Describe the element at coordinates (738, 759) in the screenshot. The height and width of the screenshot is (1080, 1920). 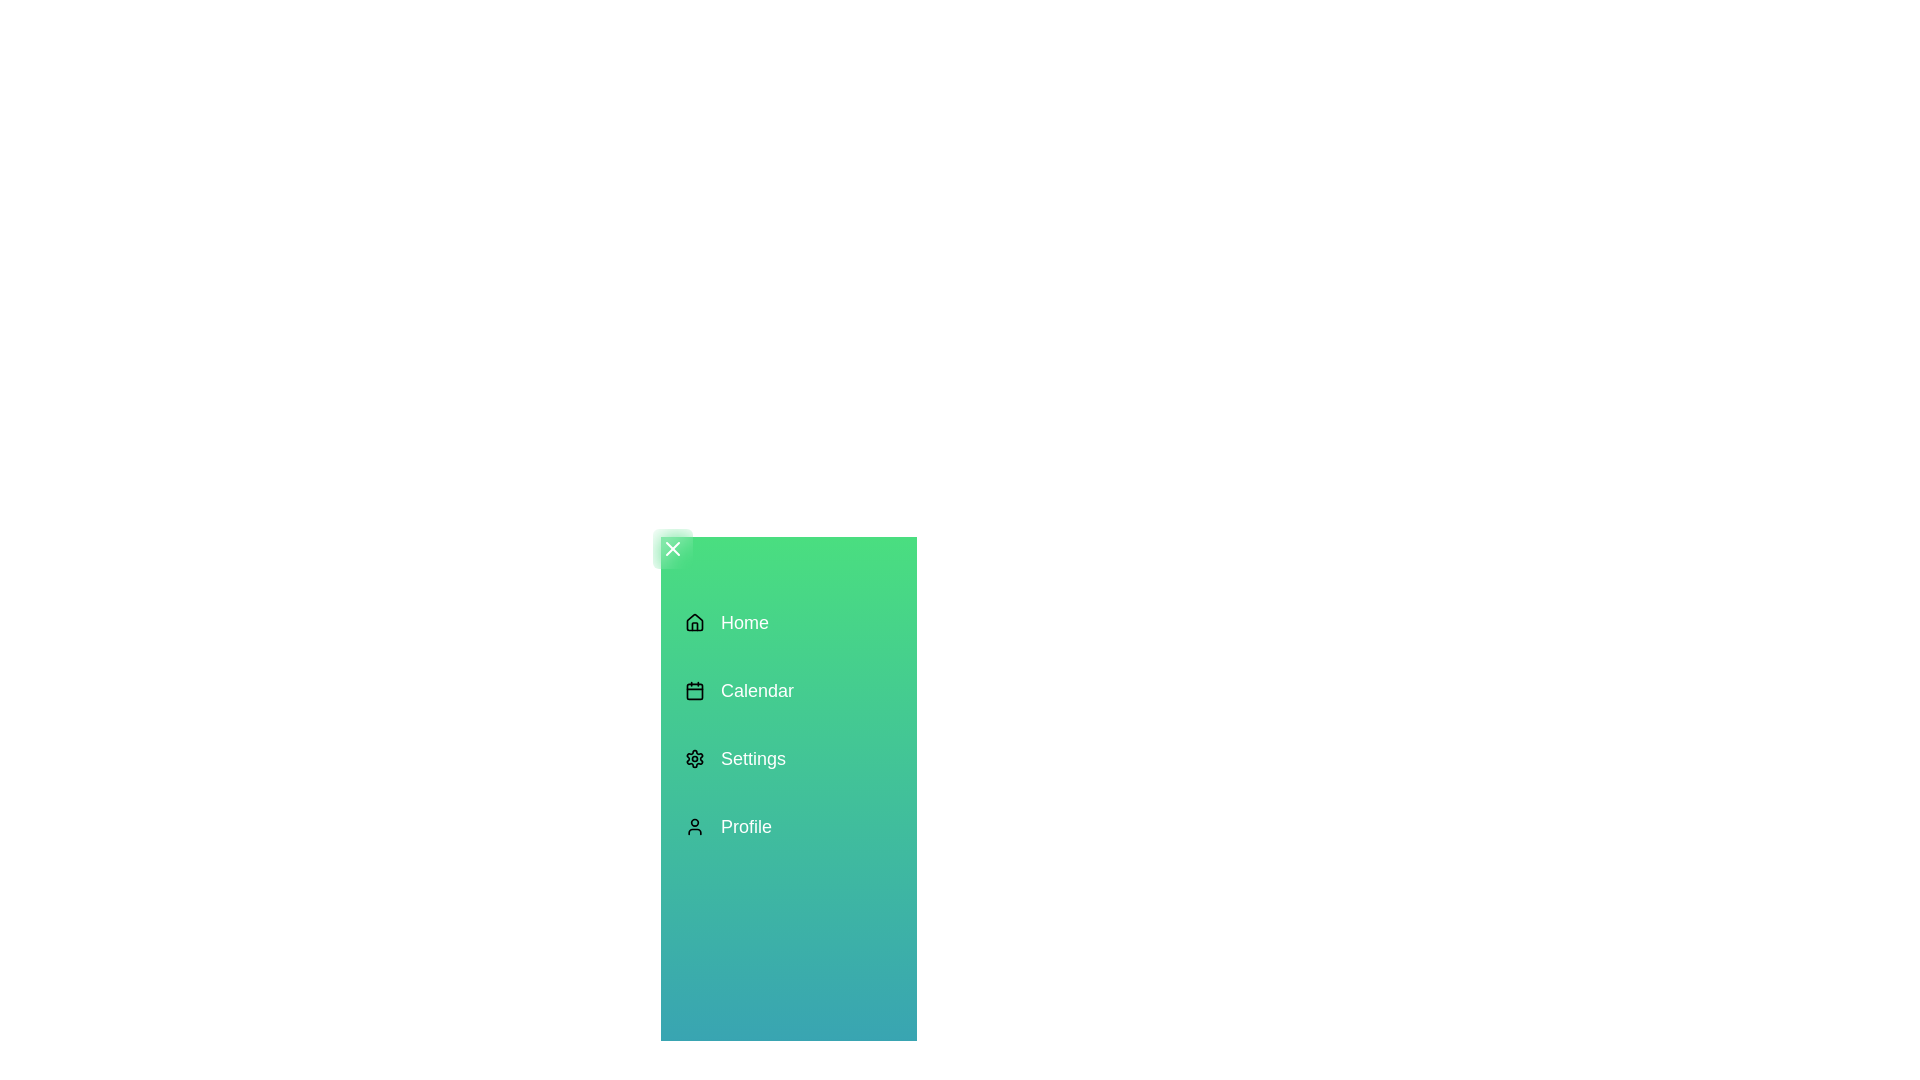
I see `the 'Settings' button, which features a gear icon and is located in the sidebar menu directly below the 'Calendar' option` at that location.